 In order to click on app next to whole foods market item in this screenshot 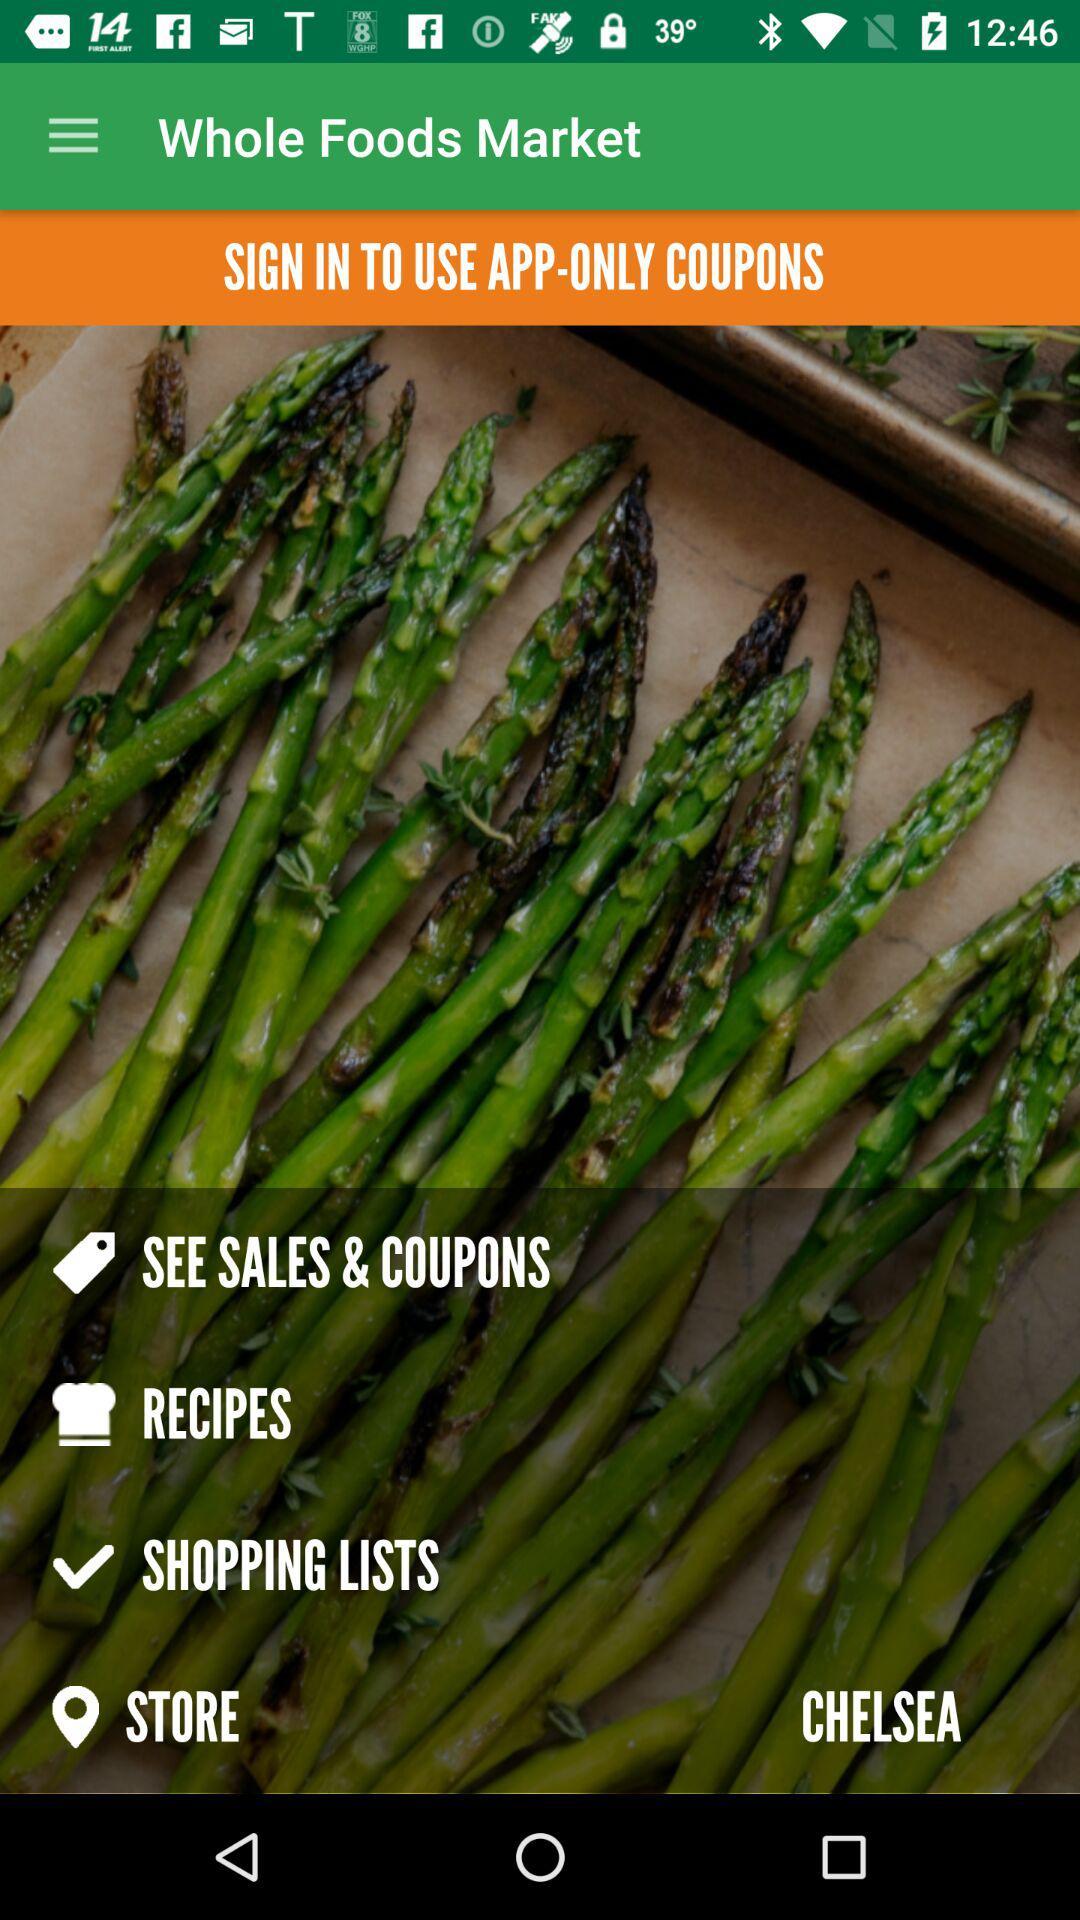, I will do `click(72, 135)`.